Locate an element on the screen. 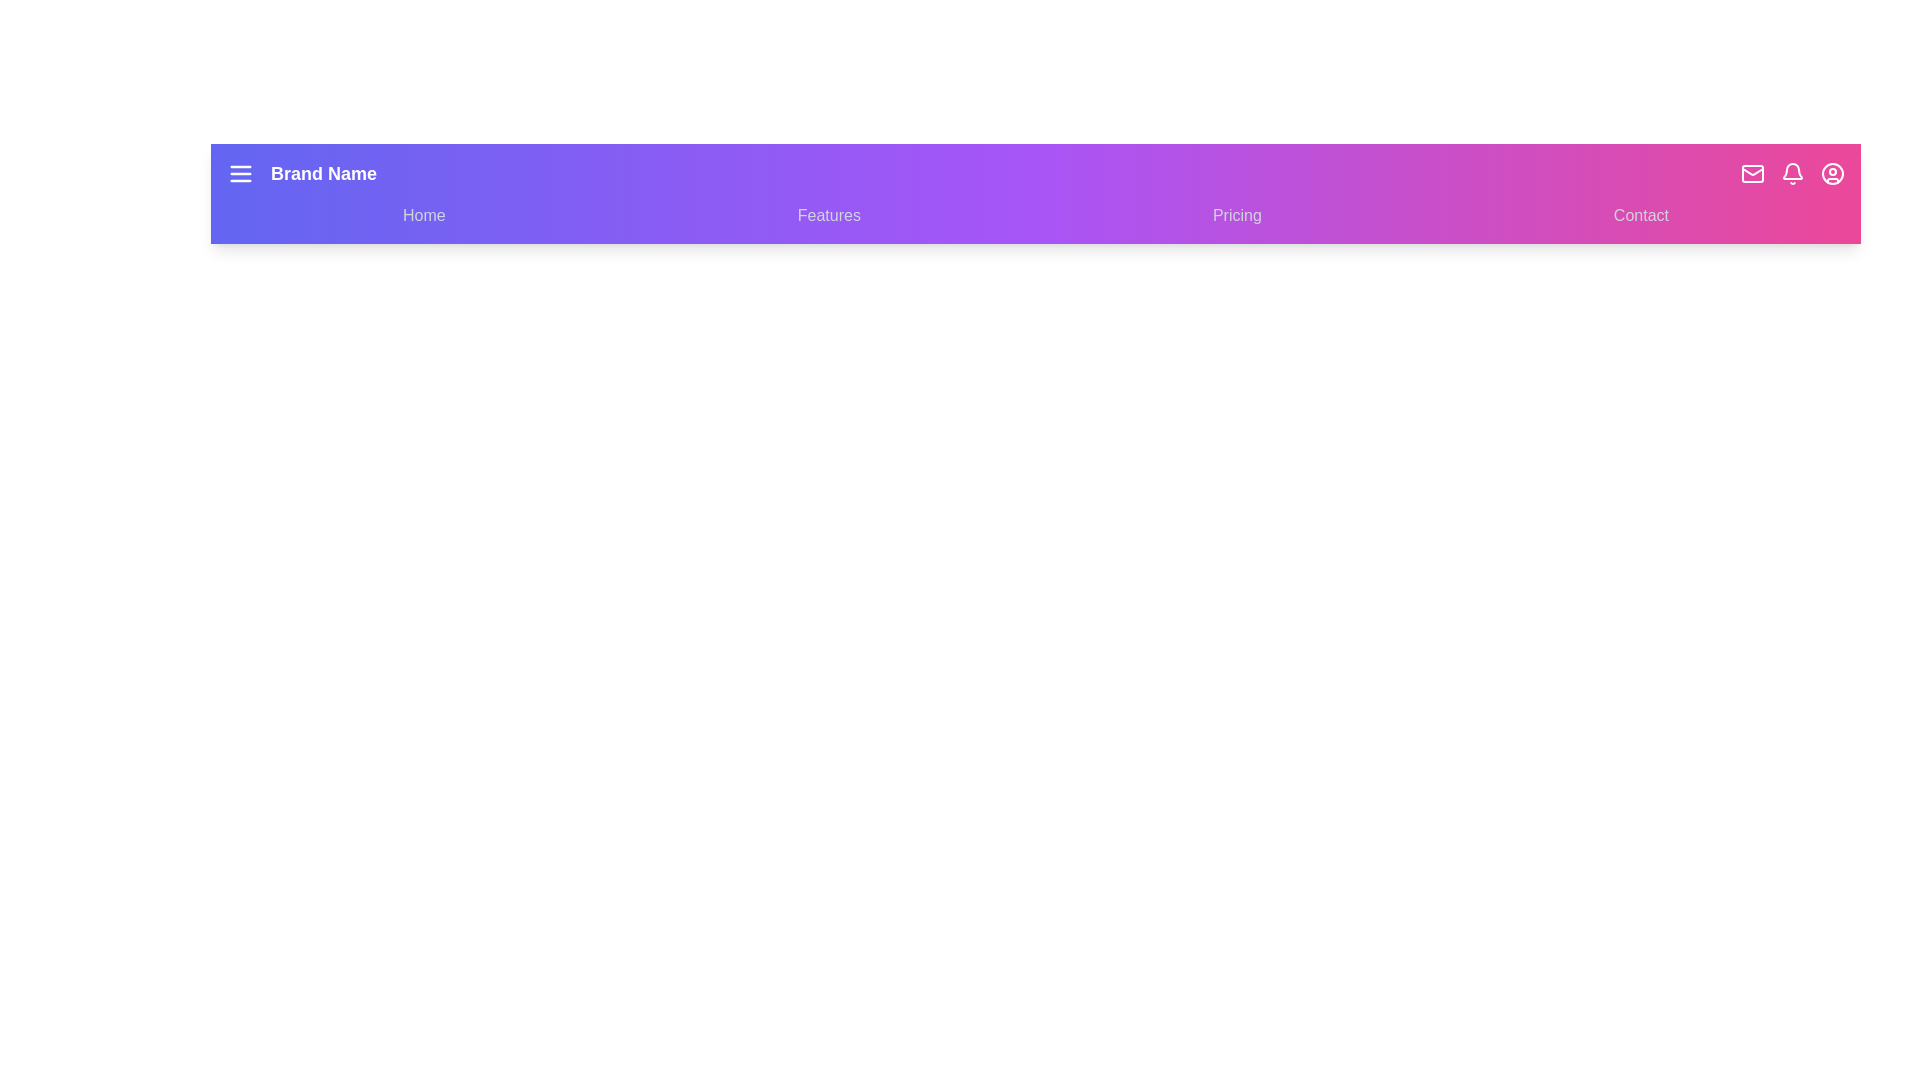 The height and width of the screenshot is (1080, 1920). the 'Brand Name' text to highlight it is located at coordinates (324, 172).